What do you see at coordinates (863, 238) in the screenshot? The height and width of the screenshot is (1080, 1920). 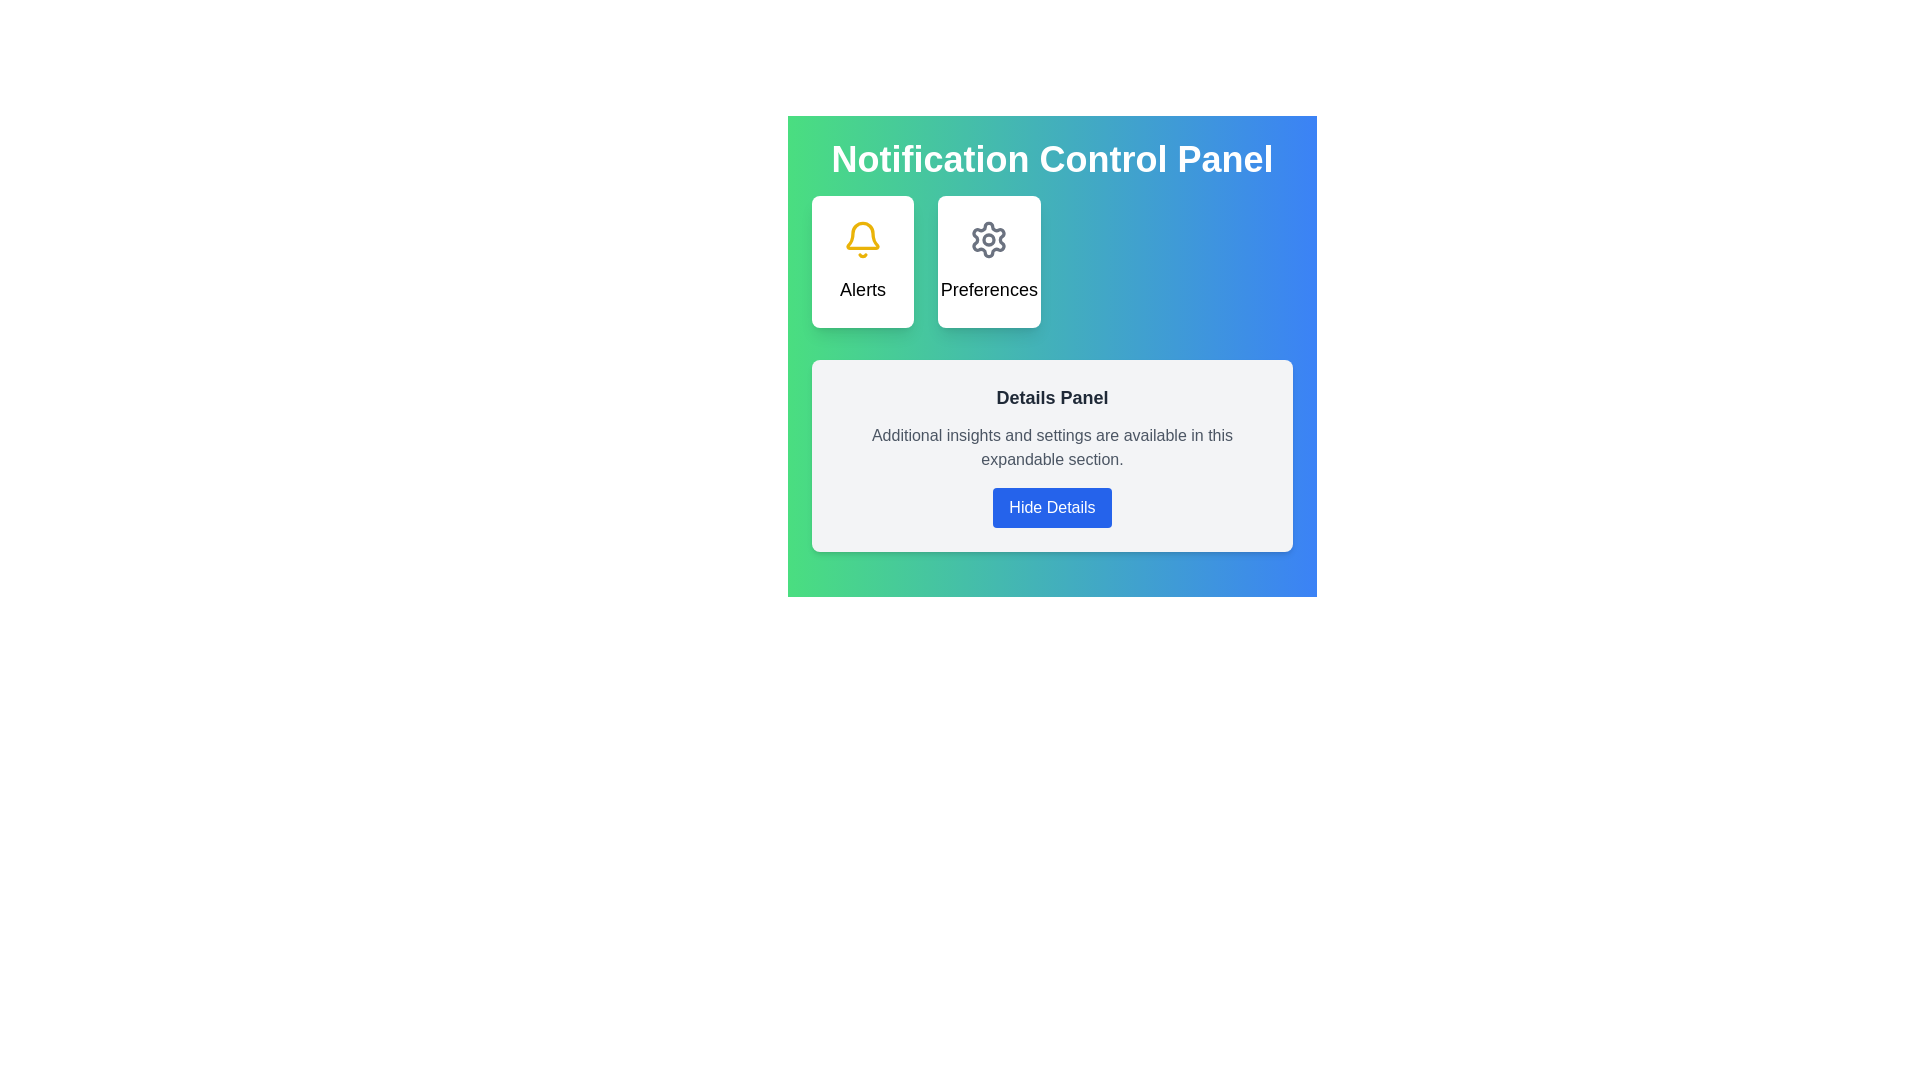 I see `the yellow bell icon indicating alerts or notifications located in the upper-left section of the 'Alerts' interface, positioned left of the 'Preferences' icon` at bounding box center [863, 238].